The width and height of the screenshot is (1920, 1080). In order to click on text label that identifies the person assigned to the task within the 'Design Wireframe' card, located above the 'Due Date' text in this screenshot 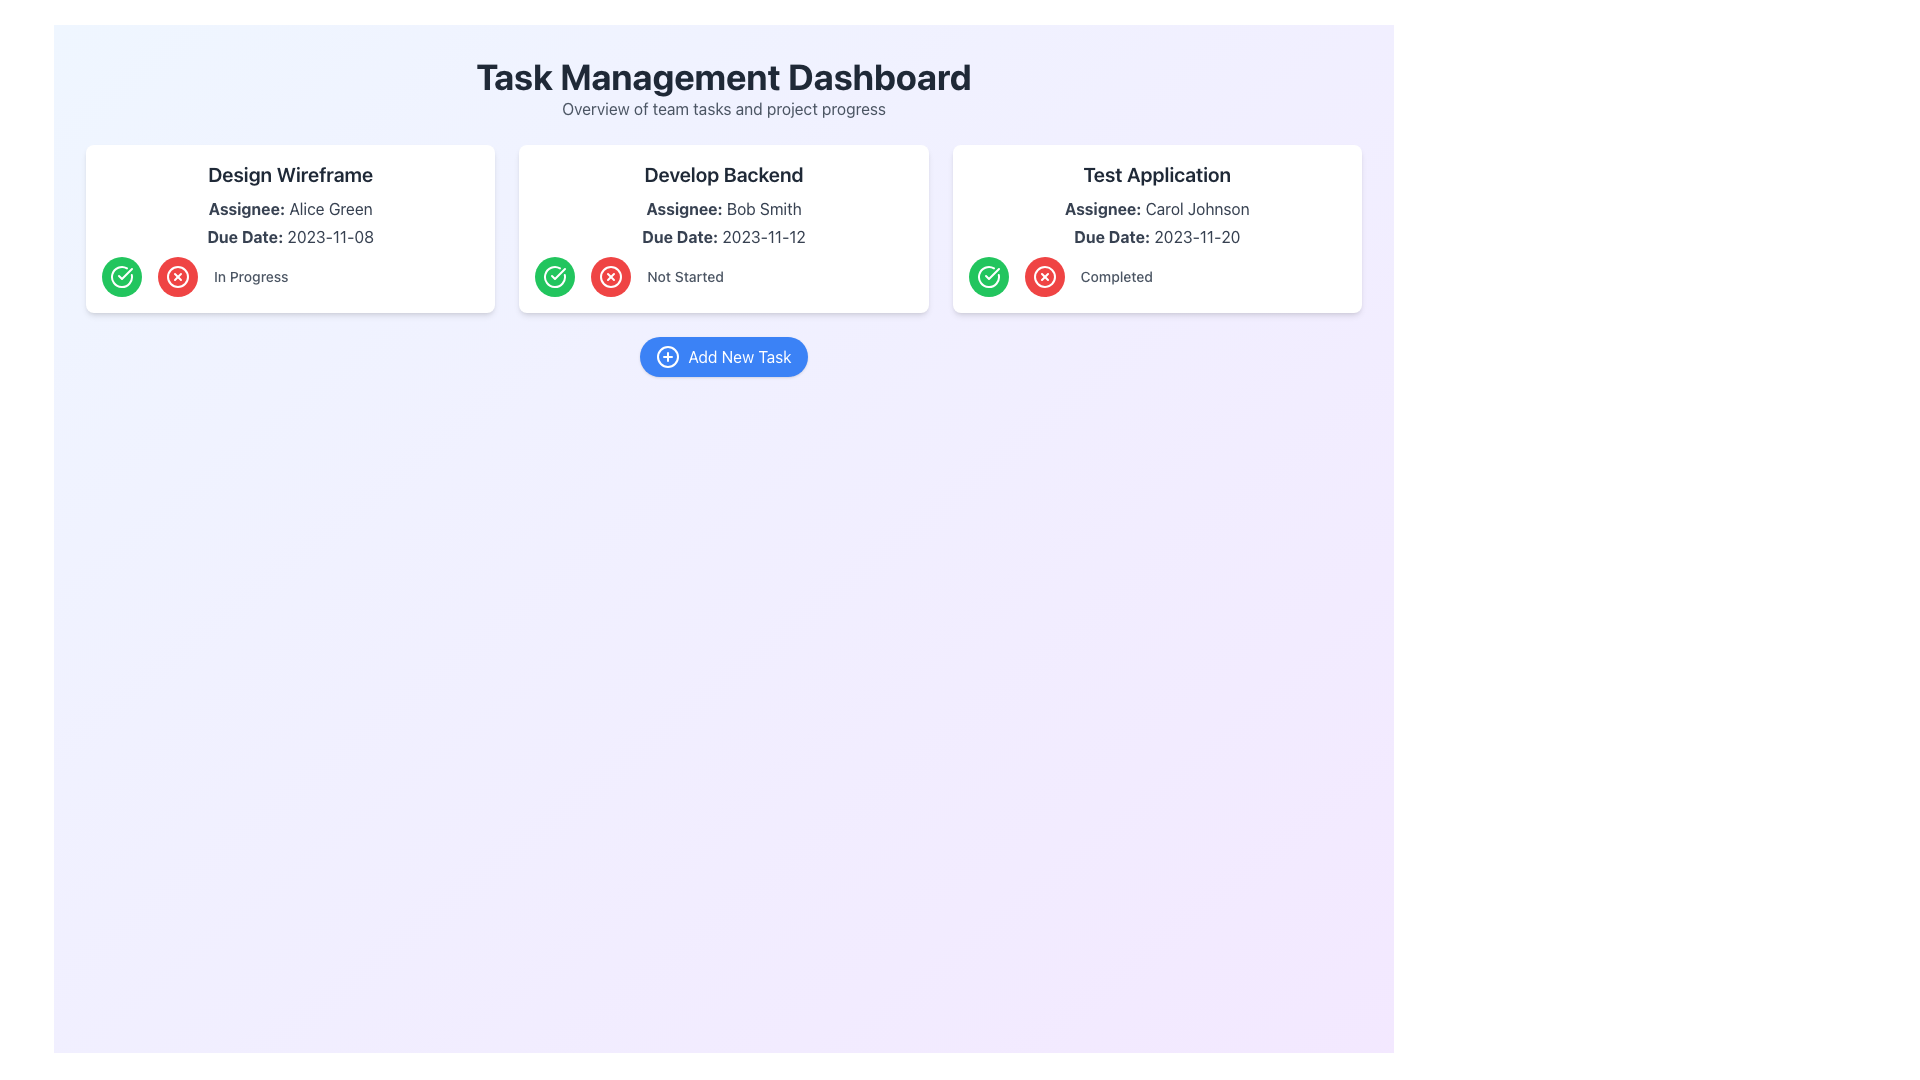, I will do `click(289, 208)`.